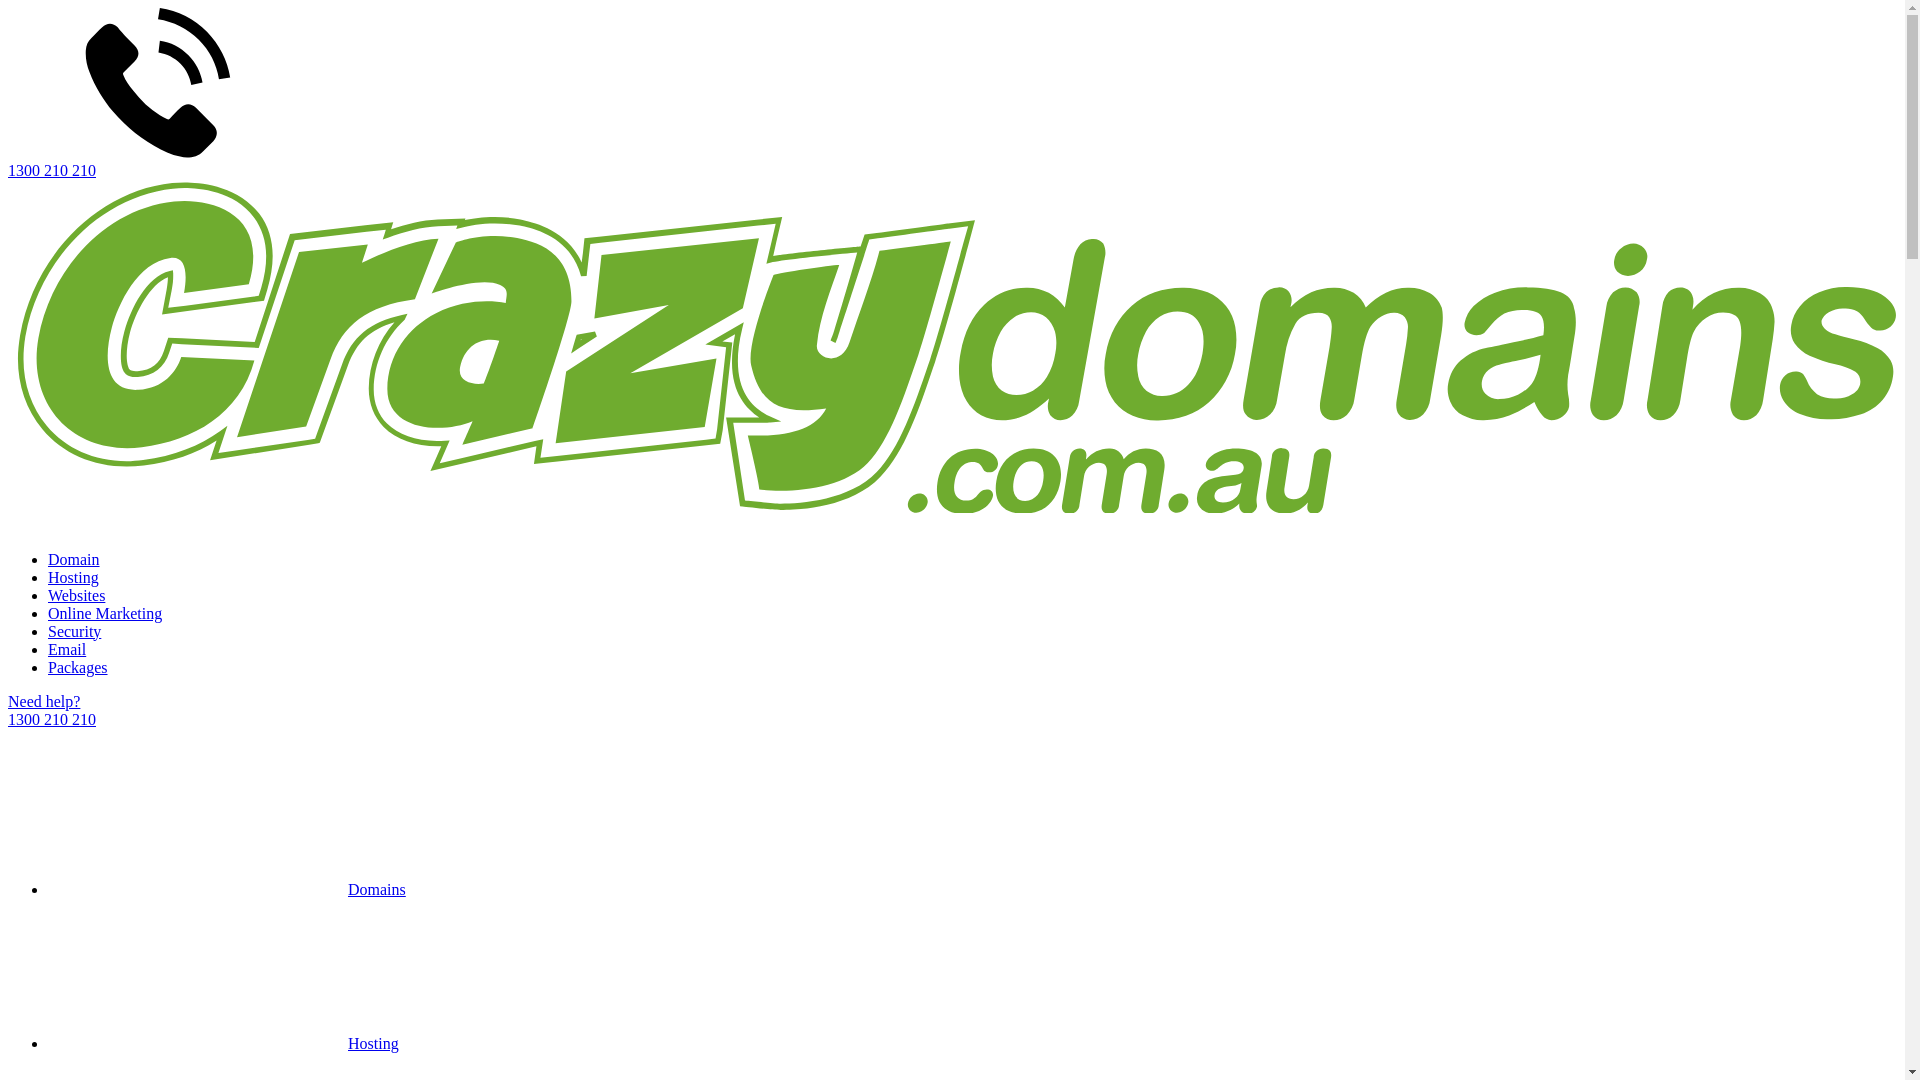 Image resolution: width=1920 pixels, height=1080 pixels. What do you see at coordinates (76, 594) in the screenshot?
I see `'Websites'` at bounding box center [76, 594].